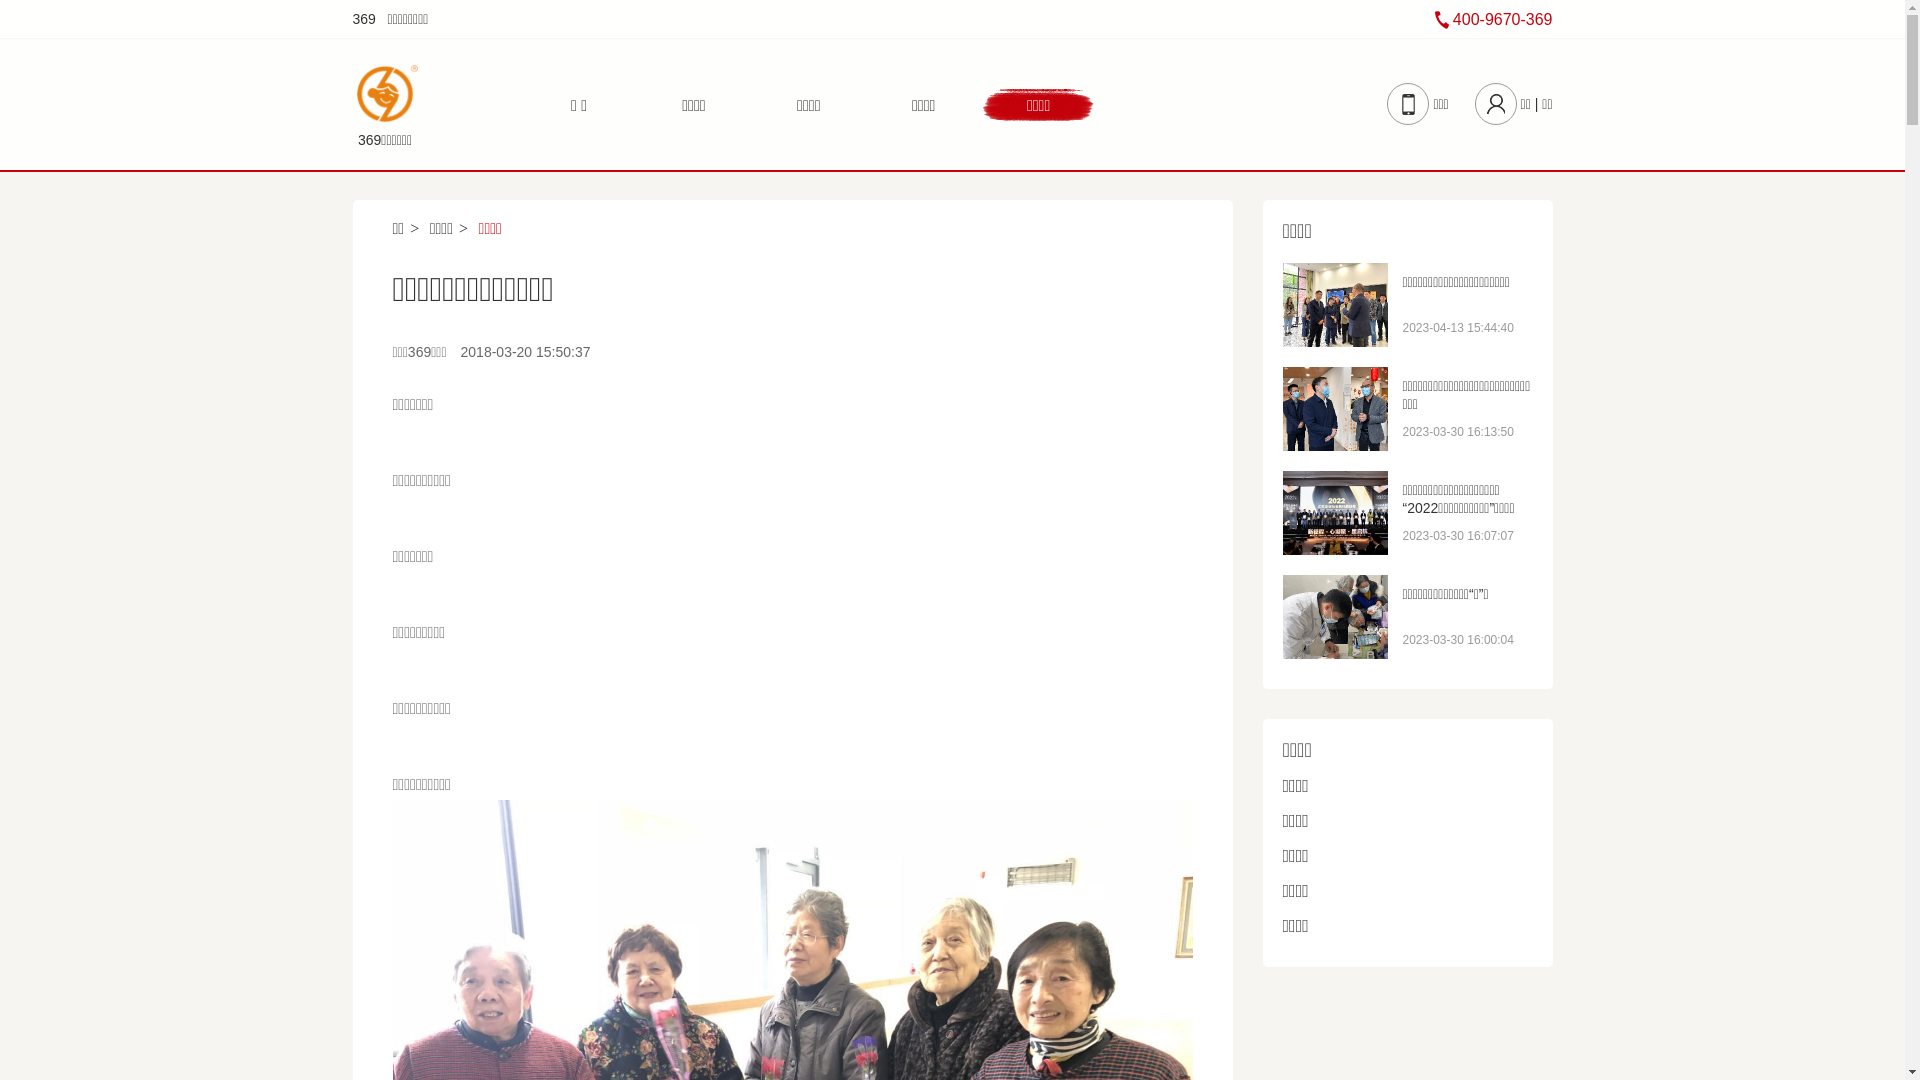 This screenshot has height=1080, width=1920. I want to click on '400-9670-369', so click(1493, 19).